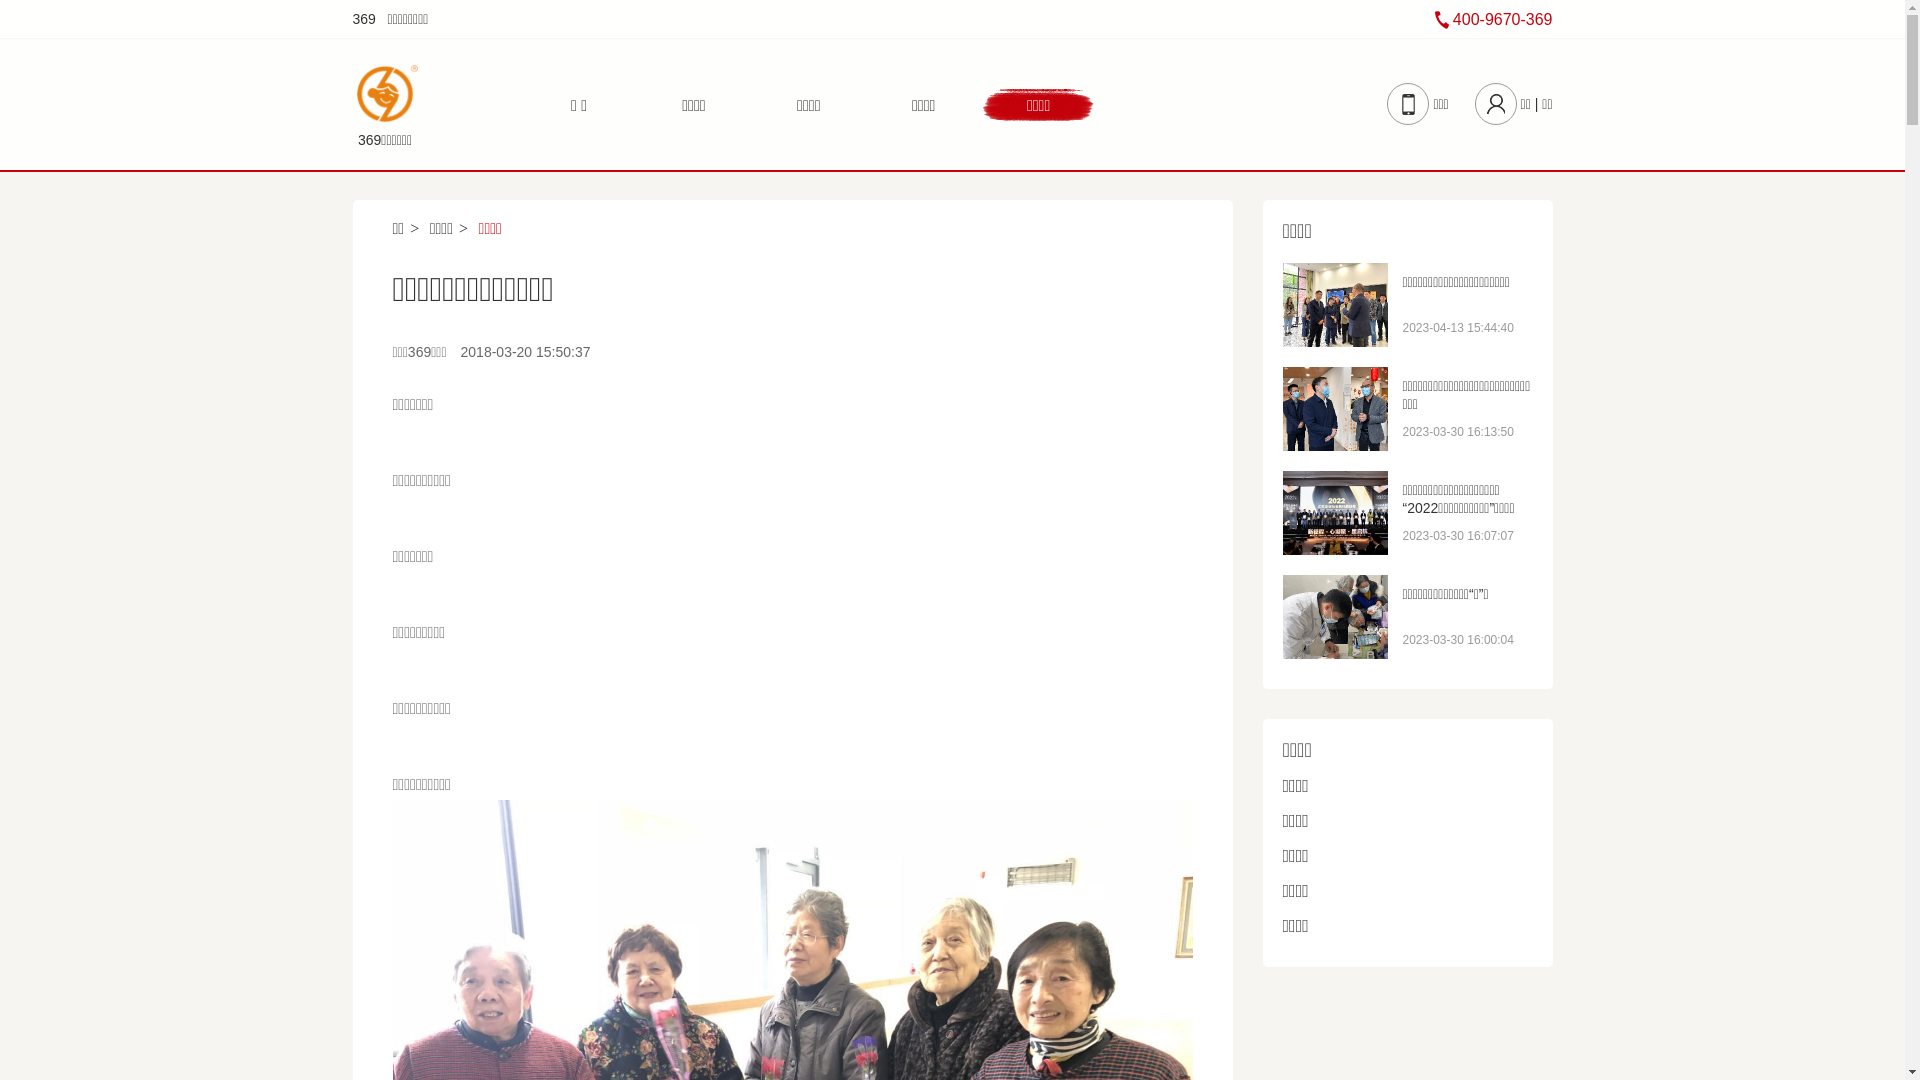 This screenshot has height=1080, width=1920. I want to click on '400-9670-369', so click(1493, 19).